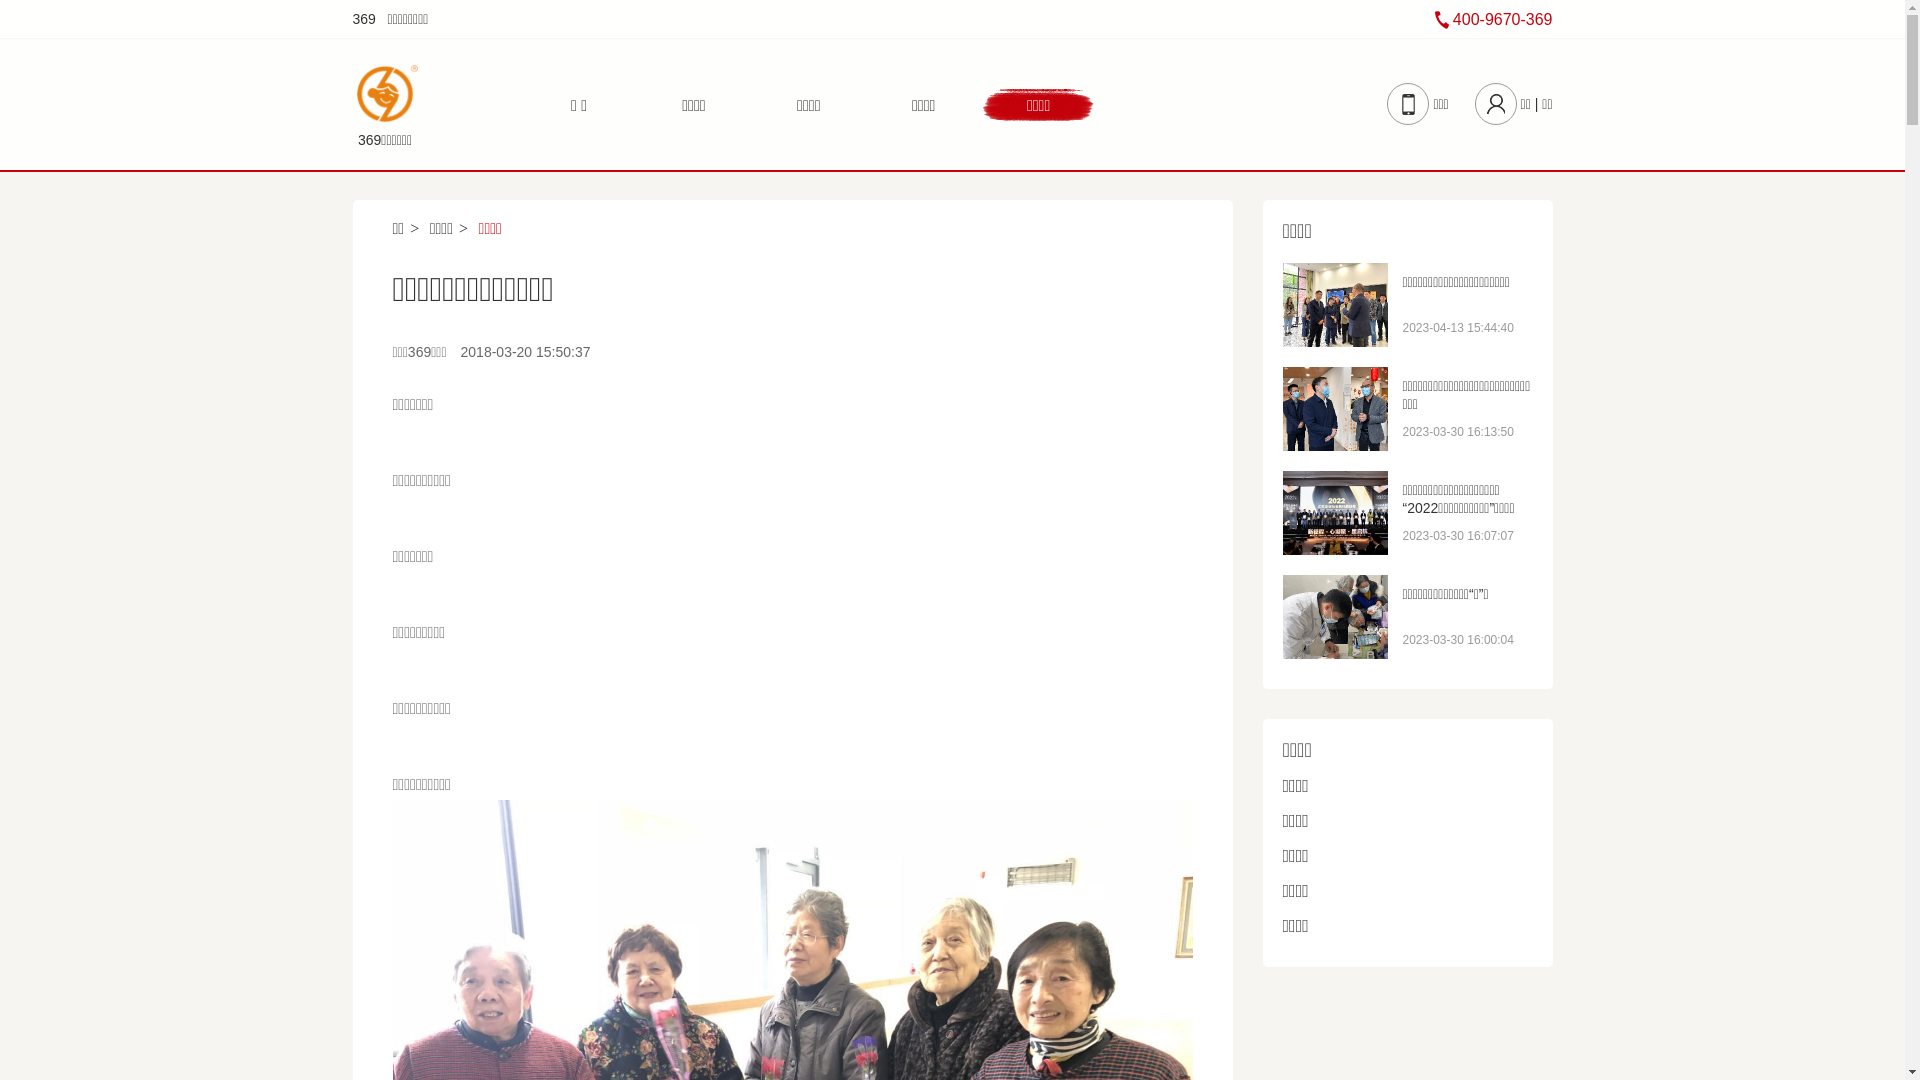 This screenshot has height=1080, width=1920. I want to click on '400-9670-369', so click(1493, 19).